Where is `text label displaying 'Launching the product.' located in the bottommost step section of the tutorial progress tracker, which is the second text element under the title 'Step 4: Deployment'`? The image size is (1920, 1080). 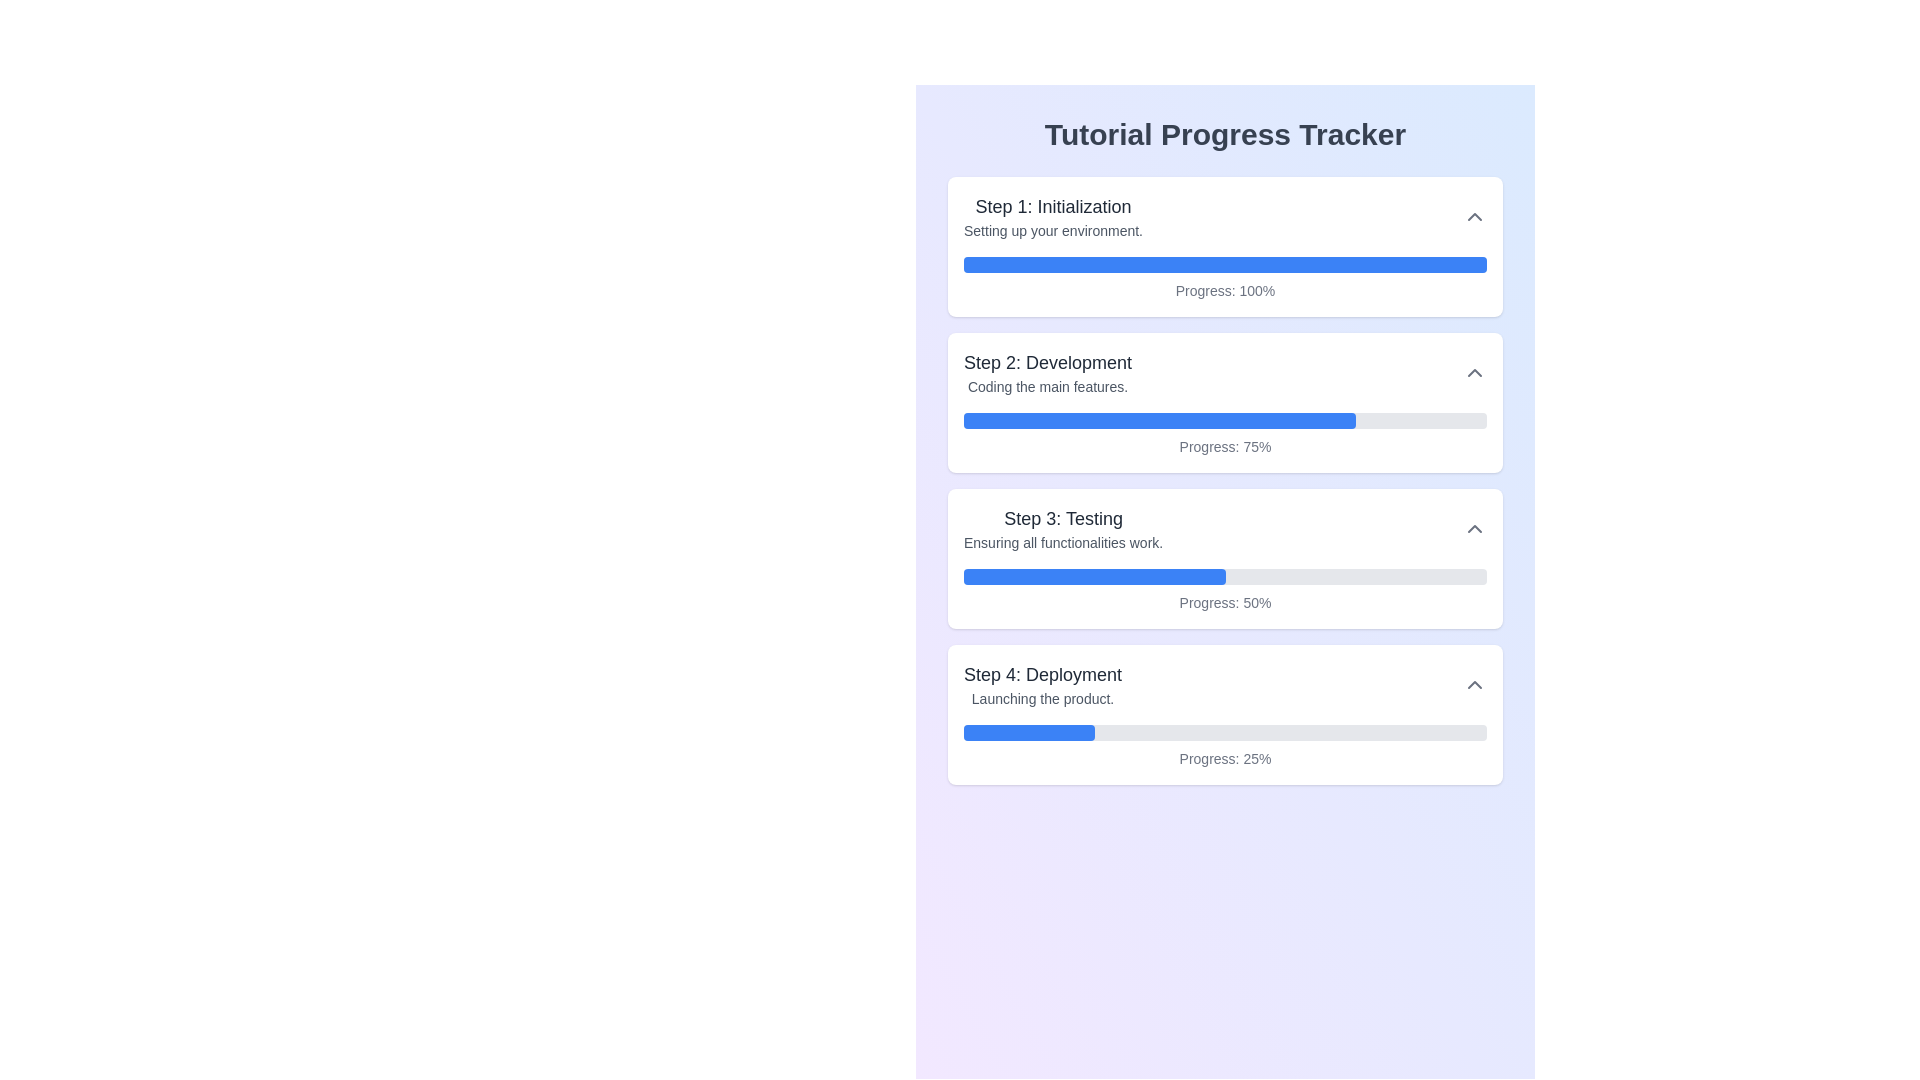 text label displaying 'Launching the product.' located in the bottommost step section of the tutorial progress tracker, which is the second text element under the title 'Step 4: Deployment' is located at coordinates (1042, 697).